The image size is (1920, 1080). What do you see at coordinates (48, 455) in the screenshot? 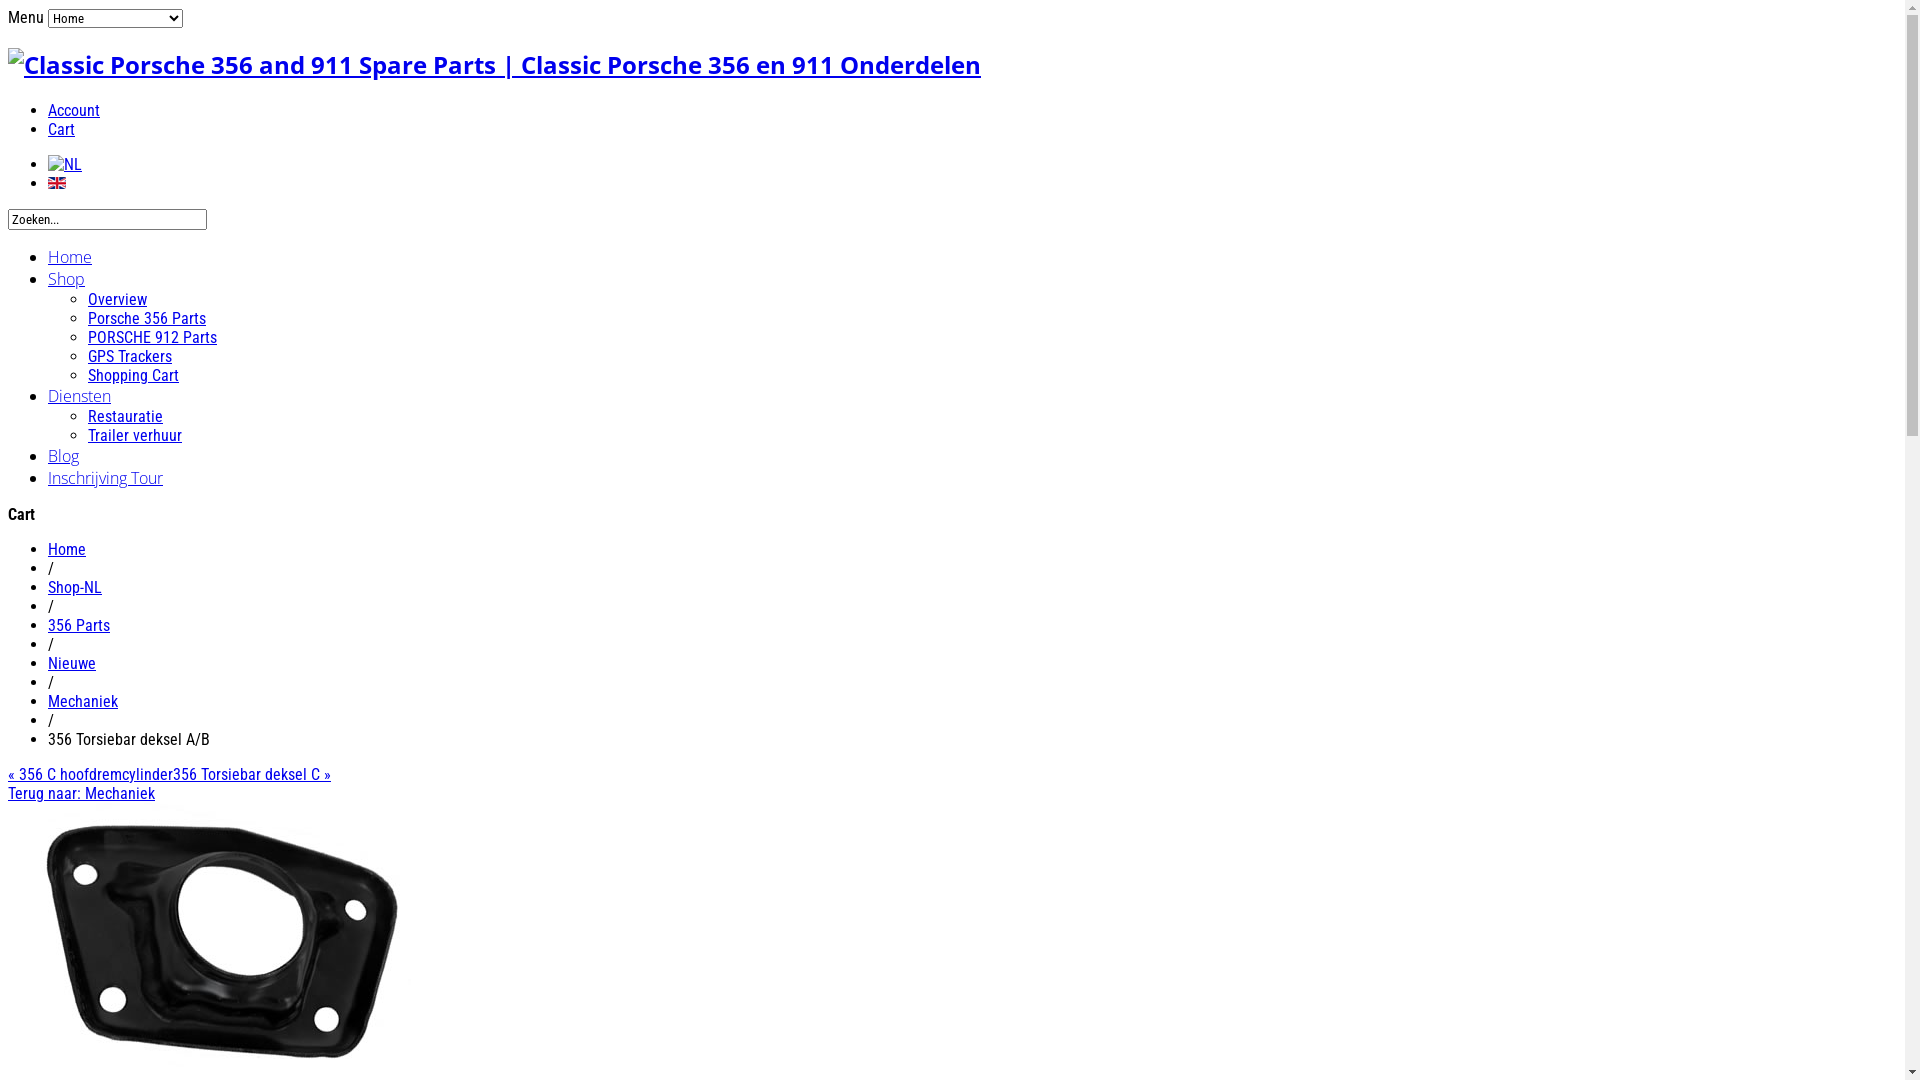
I see `'Blog'` at bounding box center [48, 455].